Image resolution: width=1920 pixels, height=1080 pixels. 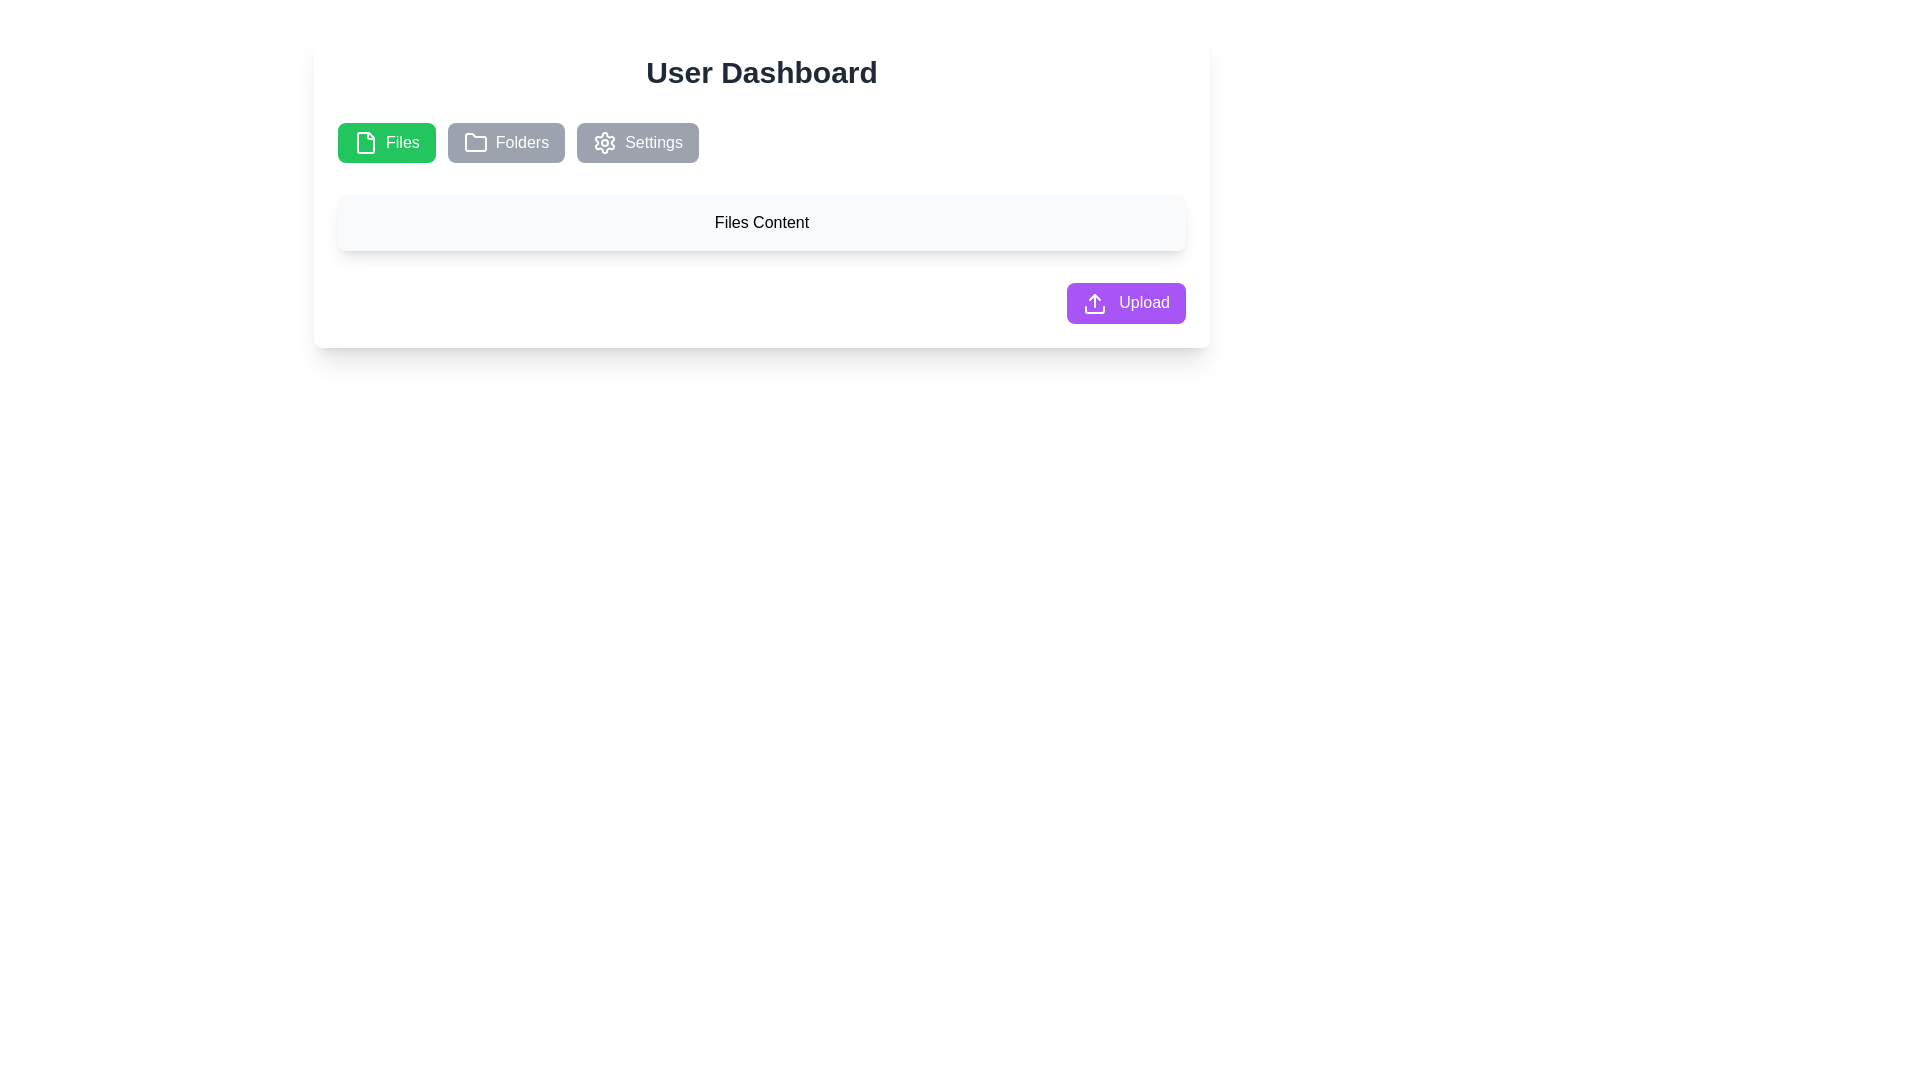 I want to click on the 'Folders' text label located in the central button of the three-button menu at the top of the interface, which has a gray background and rounded corners, so click(x=522, y=141).